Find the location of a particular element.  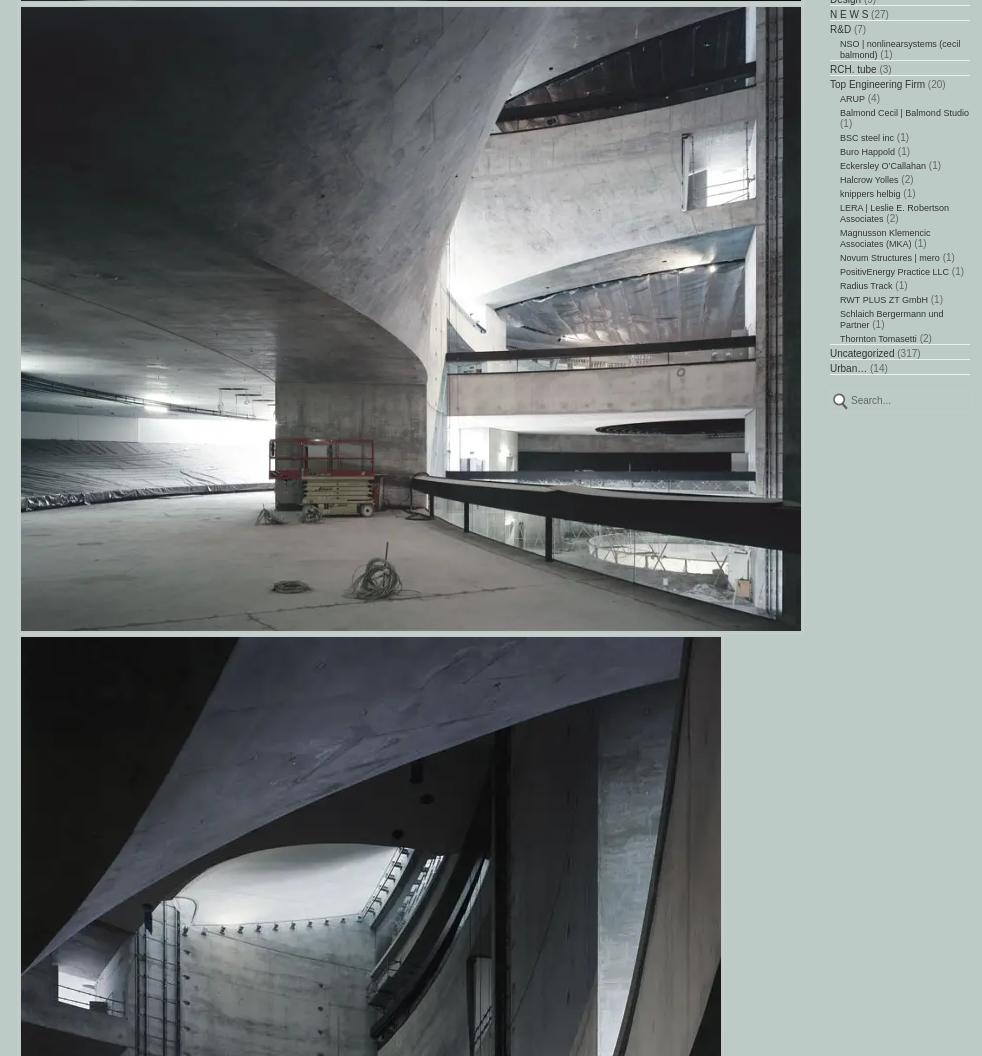

'LERA | Leslie E. Robertson Associates' is located at coordinates (894, 212).